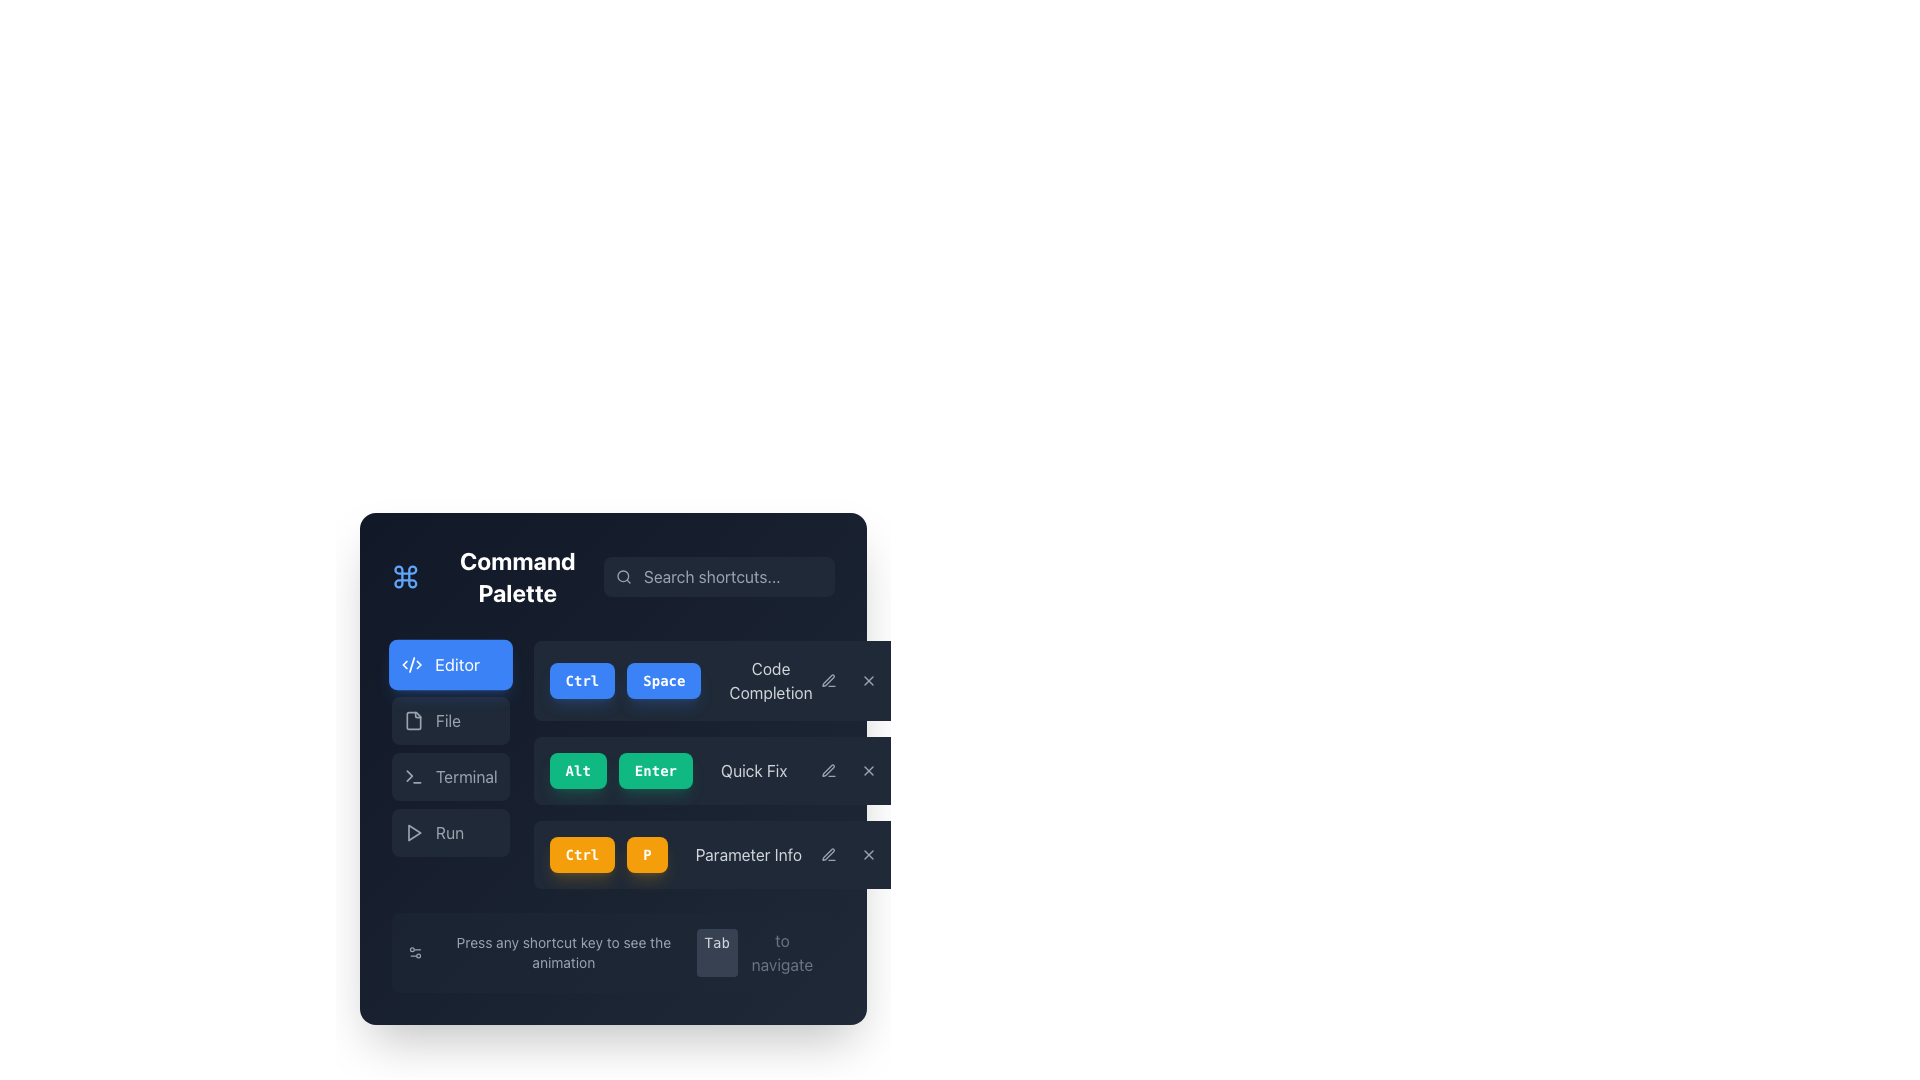  What do you see at coordinates (414, 951) in the screenshot?
I see `the settings icon located under the text 'Press any shortcut key to see the animation' in the dark rectangular section` at bounding box center [414, 951].